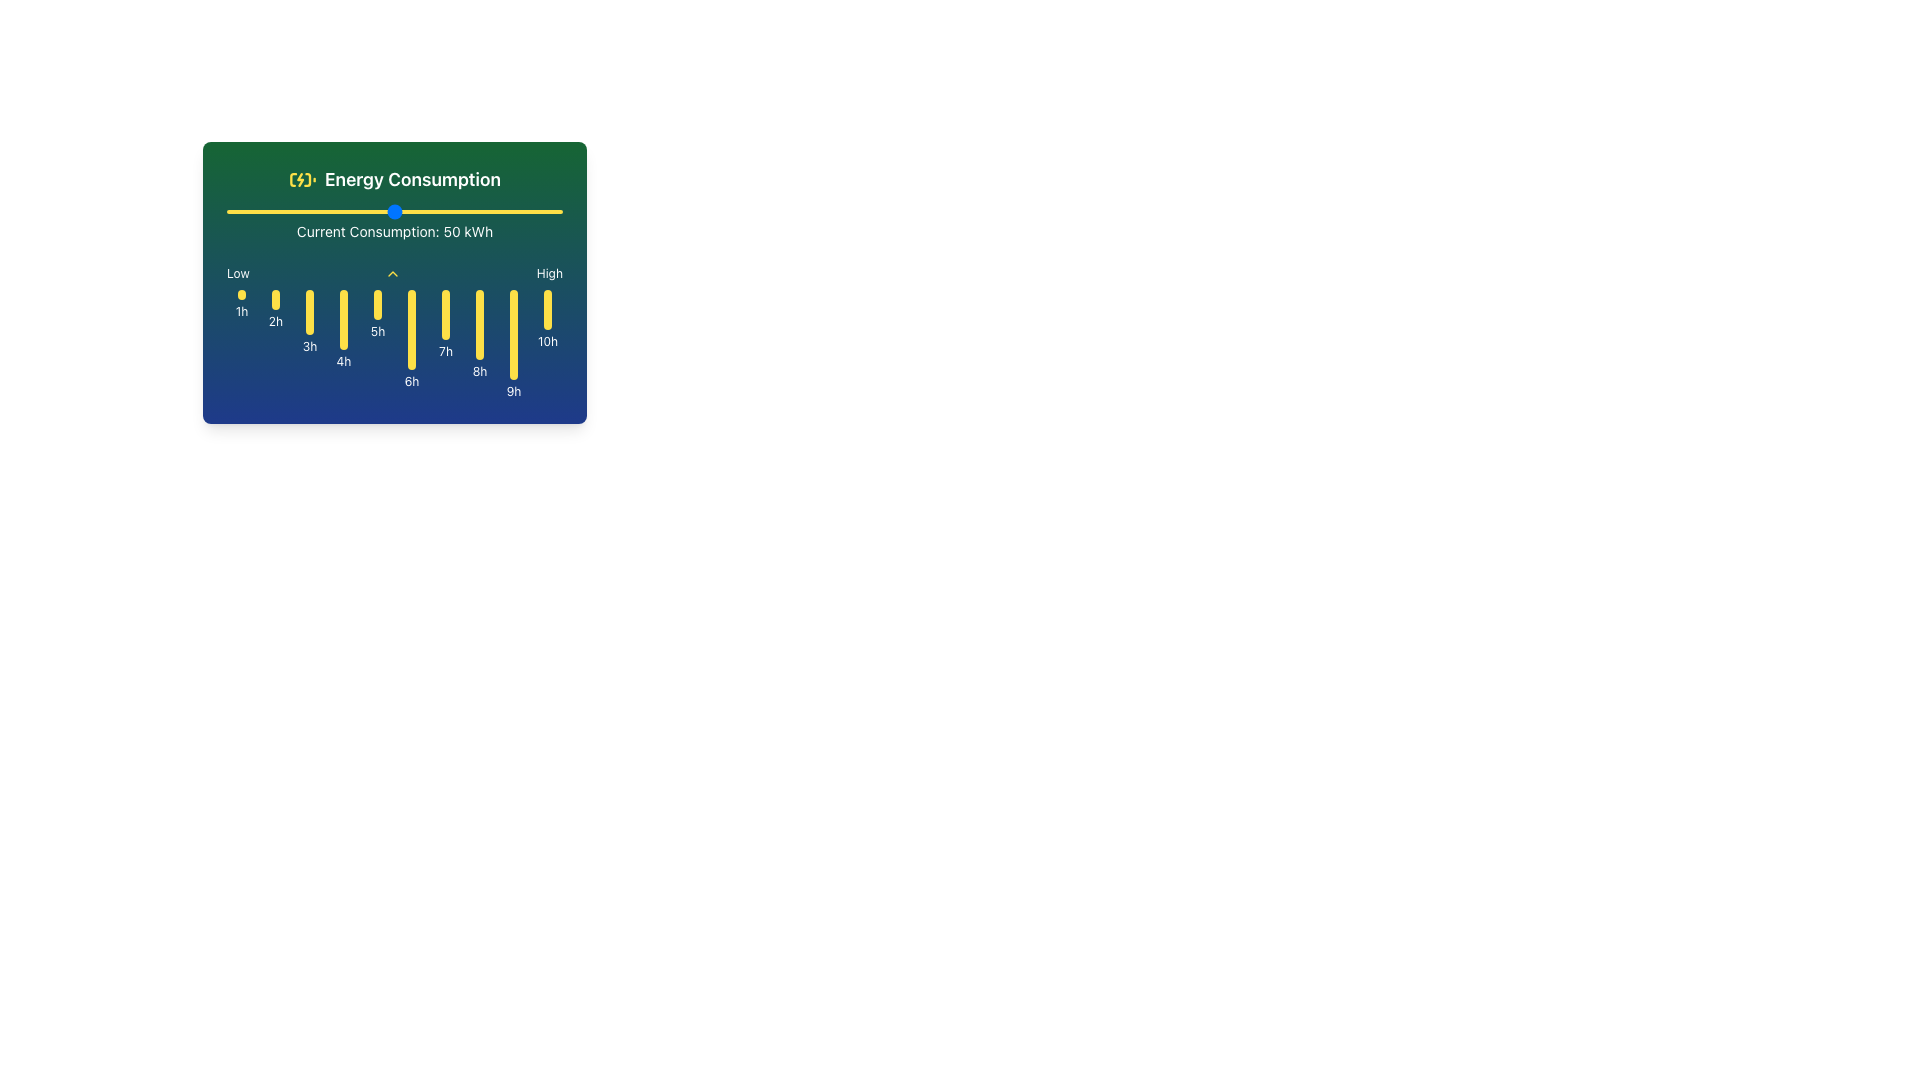  I want to click on the visual indicator representing energy consumption for the 9th hour, located at the bottom of the 'Energy Consumption' panel, so click(513, 334).